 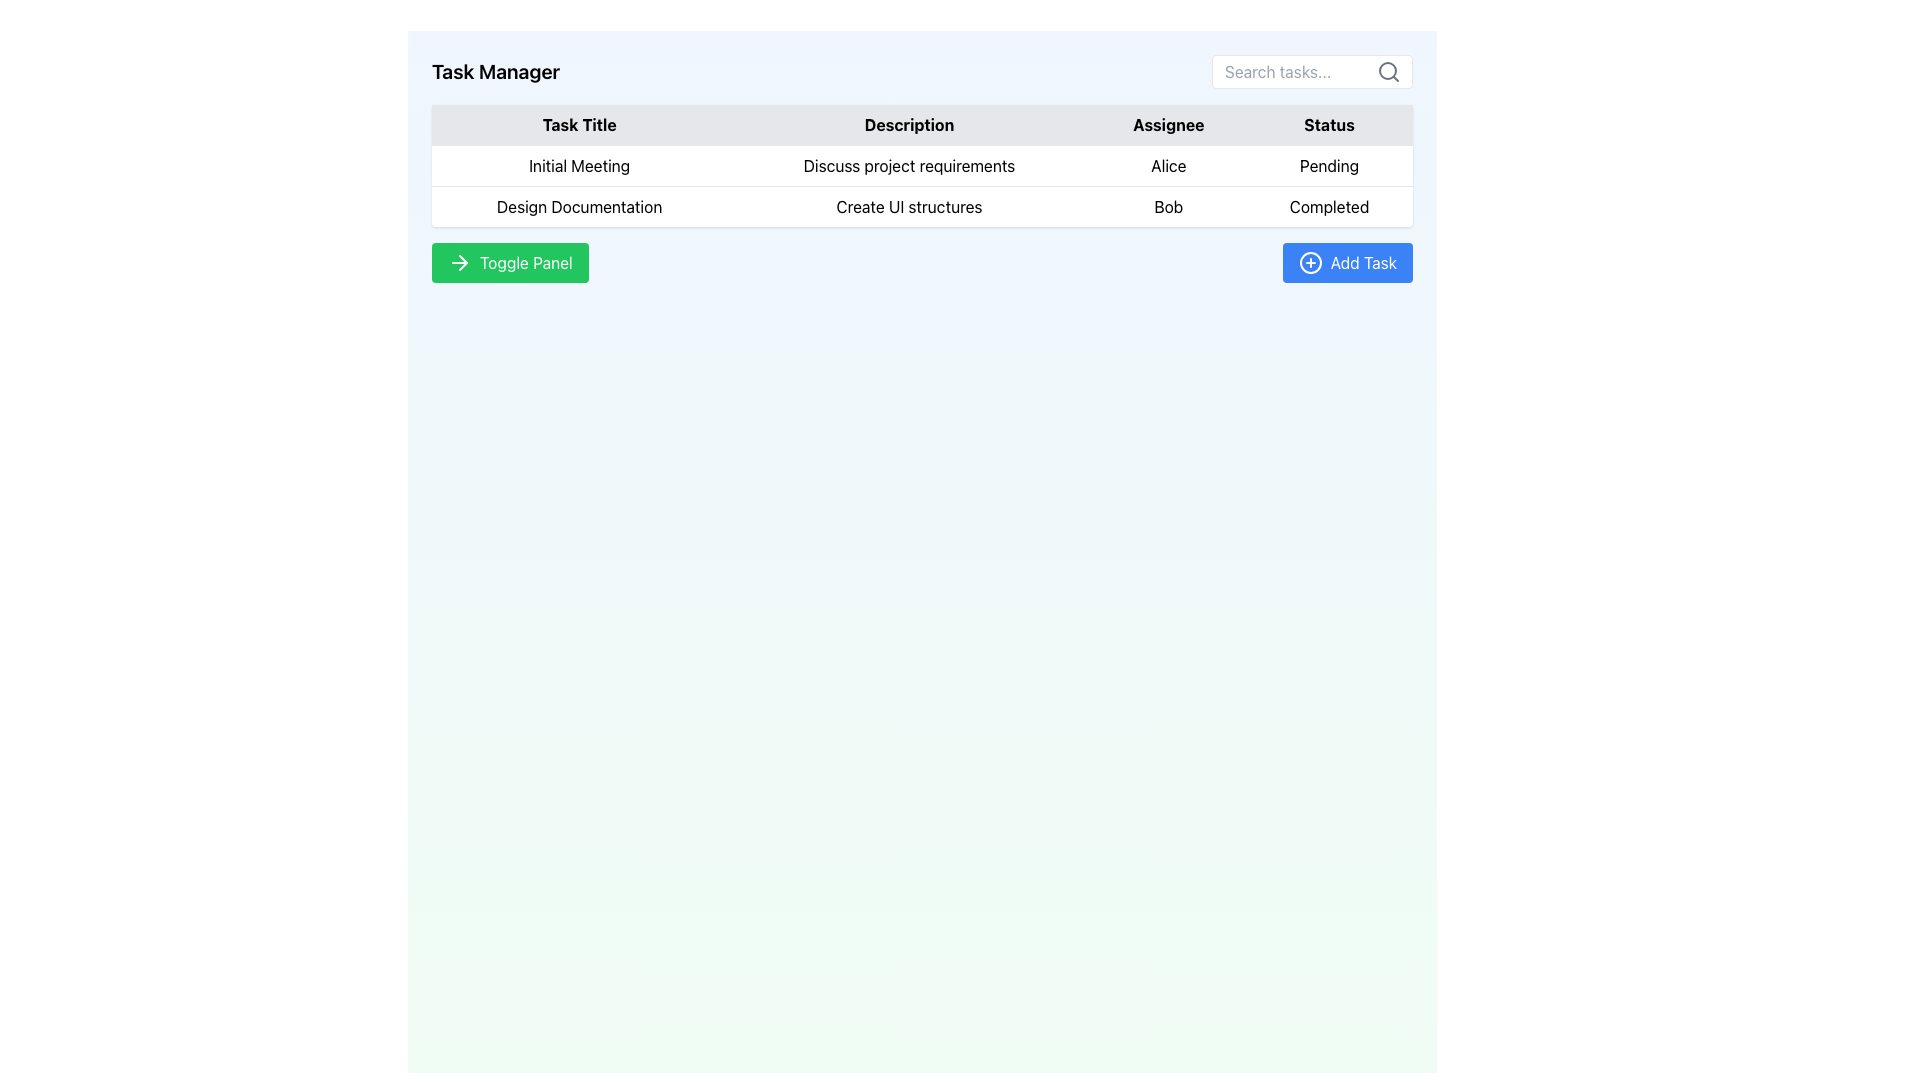 What do you see at coordinates (1168, 125) in the screenshot?
I see `the 'Assignee' header label in the table to sort the column if it supports interactions` at bounding box center [1168, 125].